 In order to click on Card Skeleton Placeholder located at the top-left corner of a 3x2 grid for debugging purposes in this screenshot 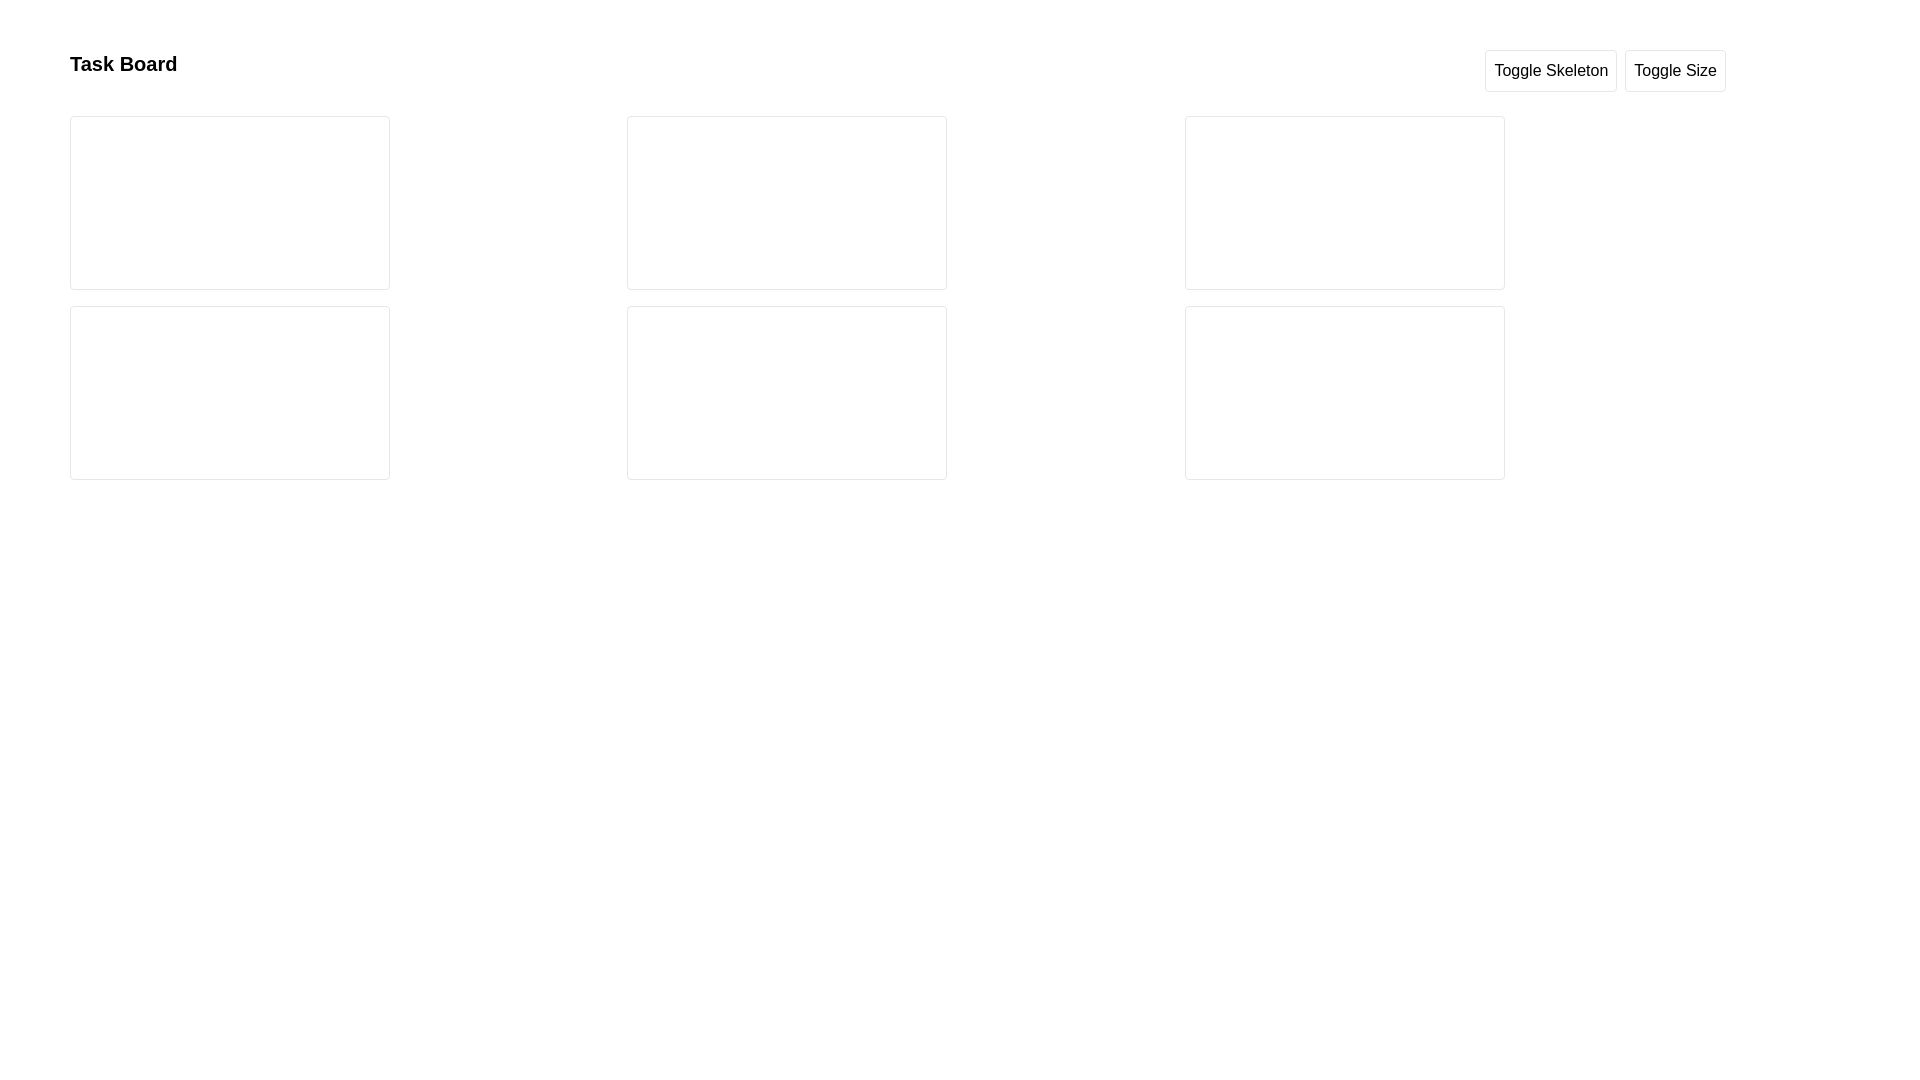, I will do `click(230, 203)`.